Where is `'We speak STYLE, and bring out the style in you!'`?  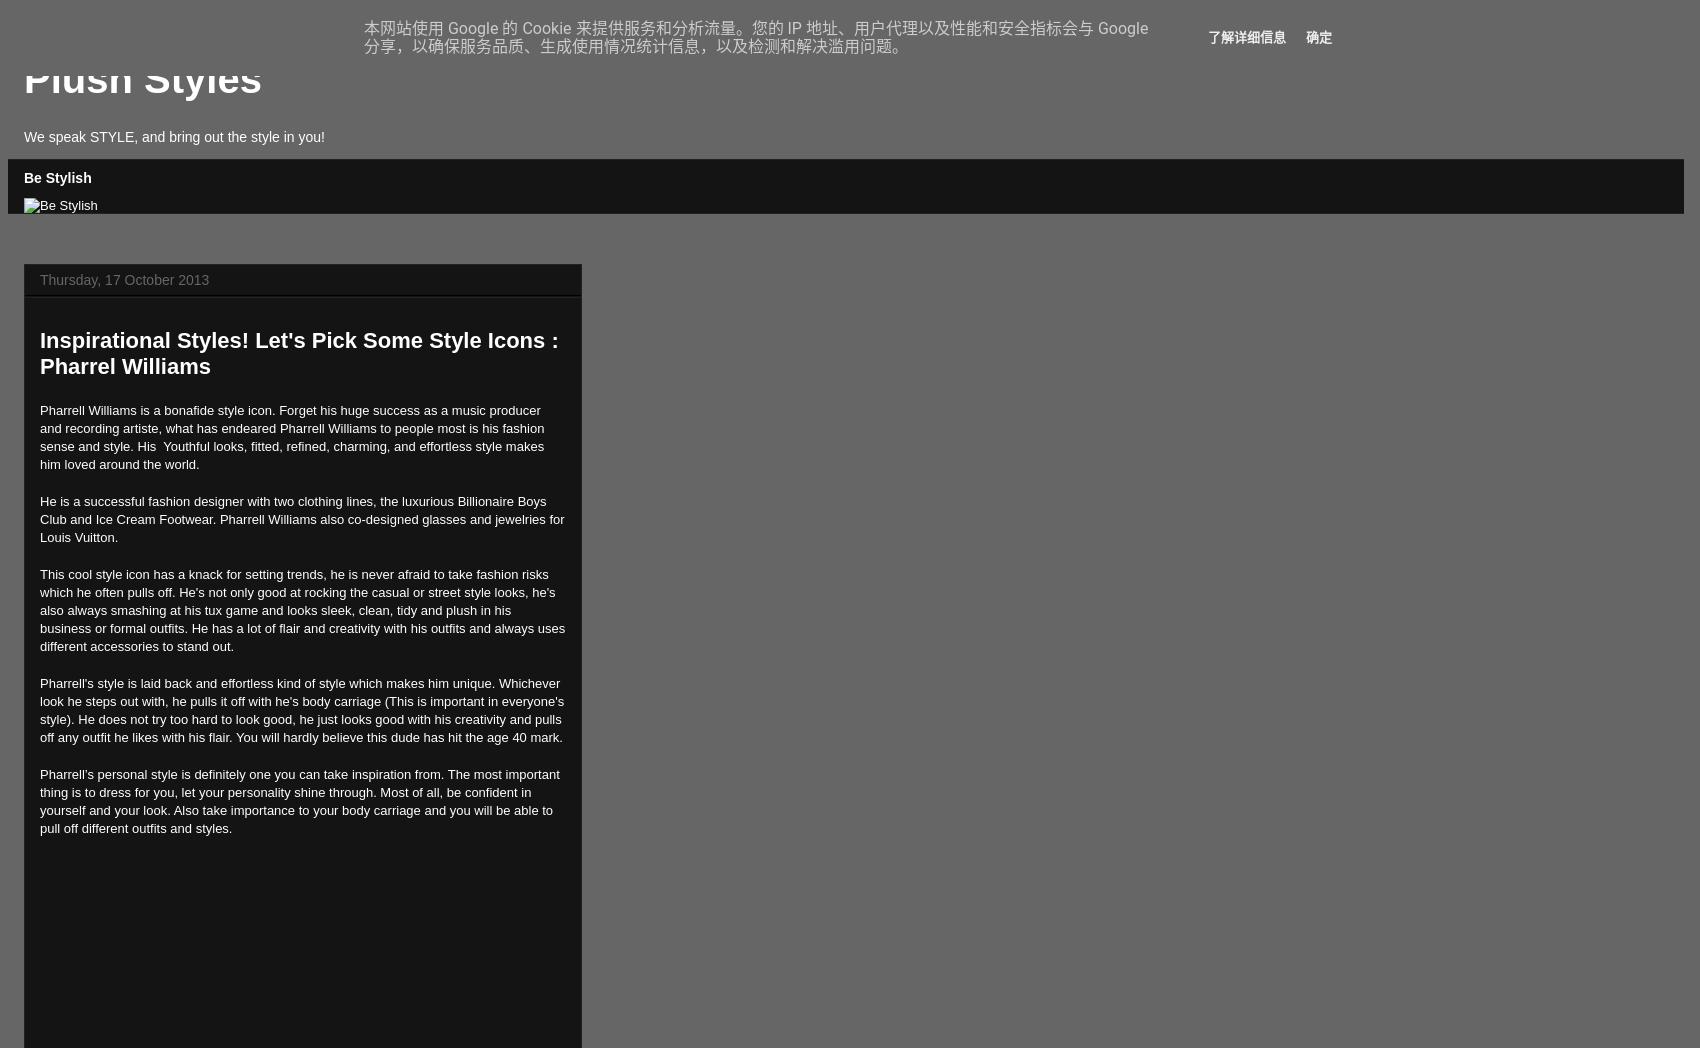 'We speak STYLE, and bring out the style in you!' is located at coordinates (173, 136).